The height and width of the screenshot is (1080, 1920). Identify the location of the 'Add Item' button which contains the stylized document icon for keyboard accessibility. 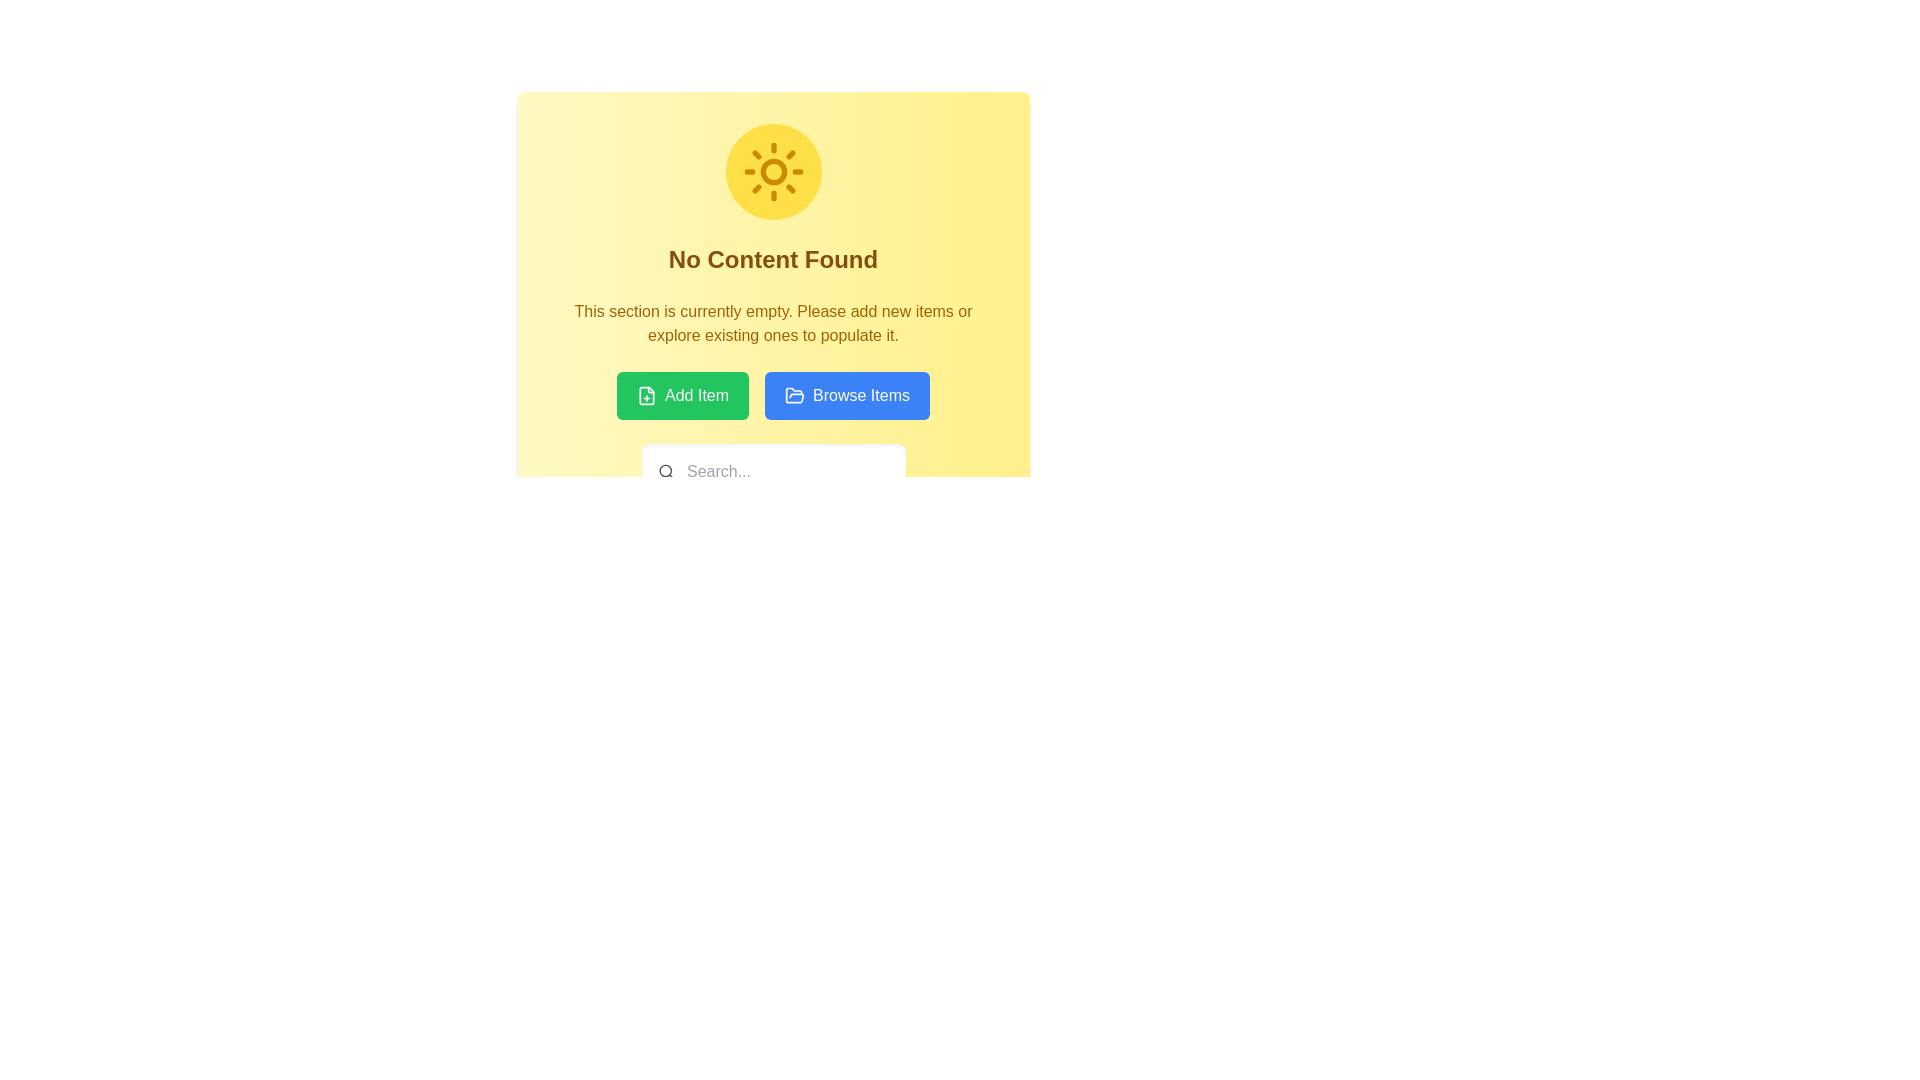
(647, 396).